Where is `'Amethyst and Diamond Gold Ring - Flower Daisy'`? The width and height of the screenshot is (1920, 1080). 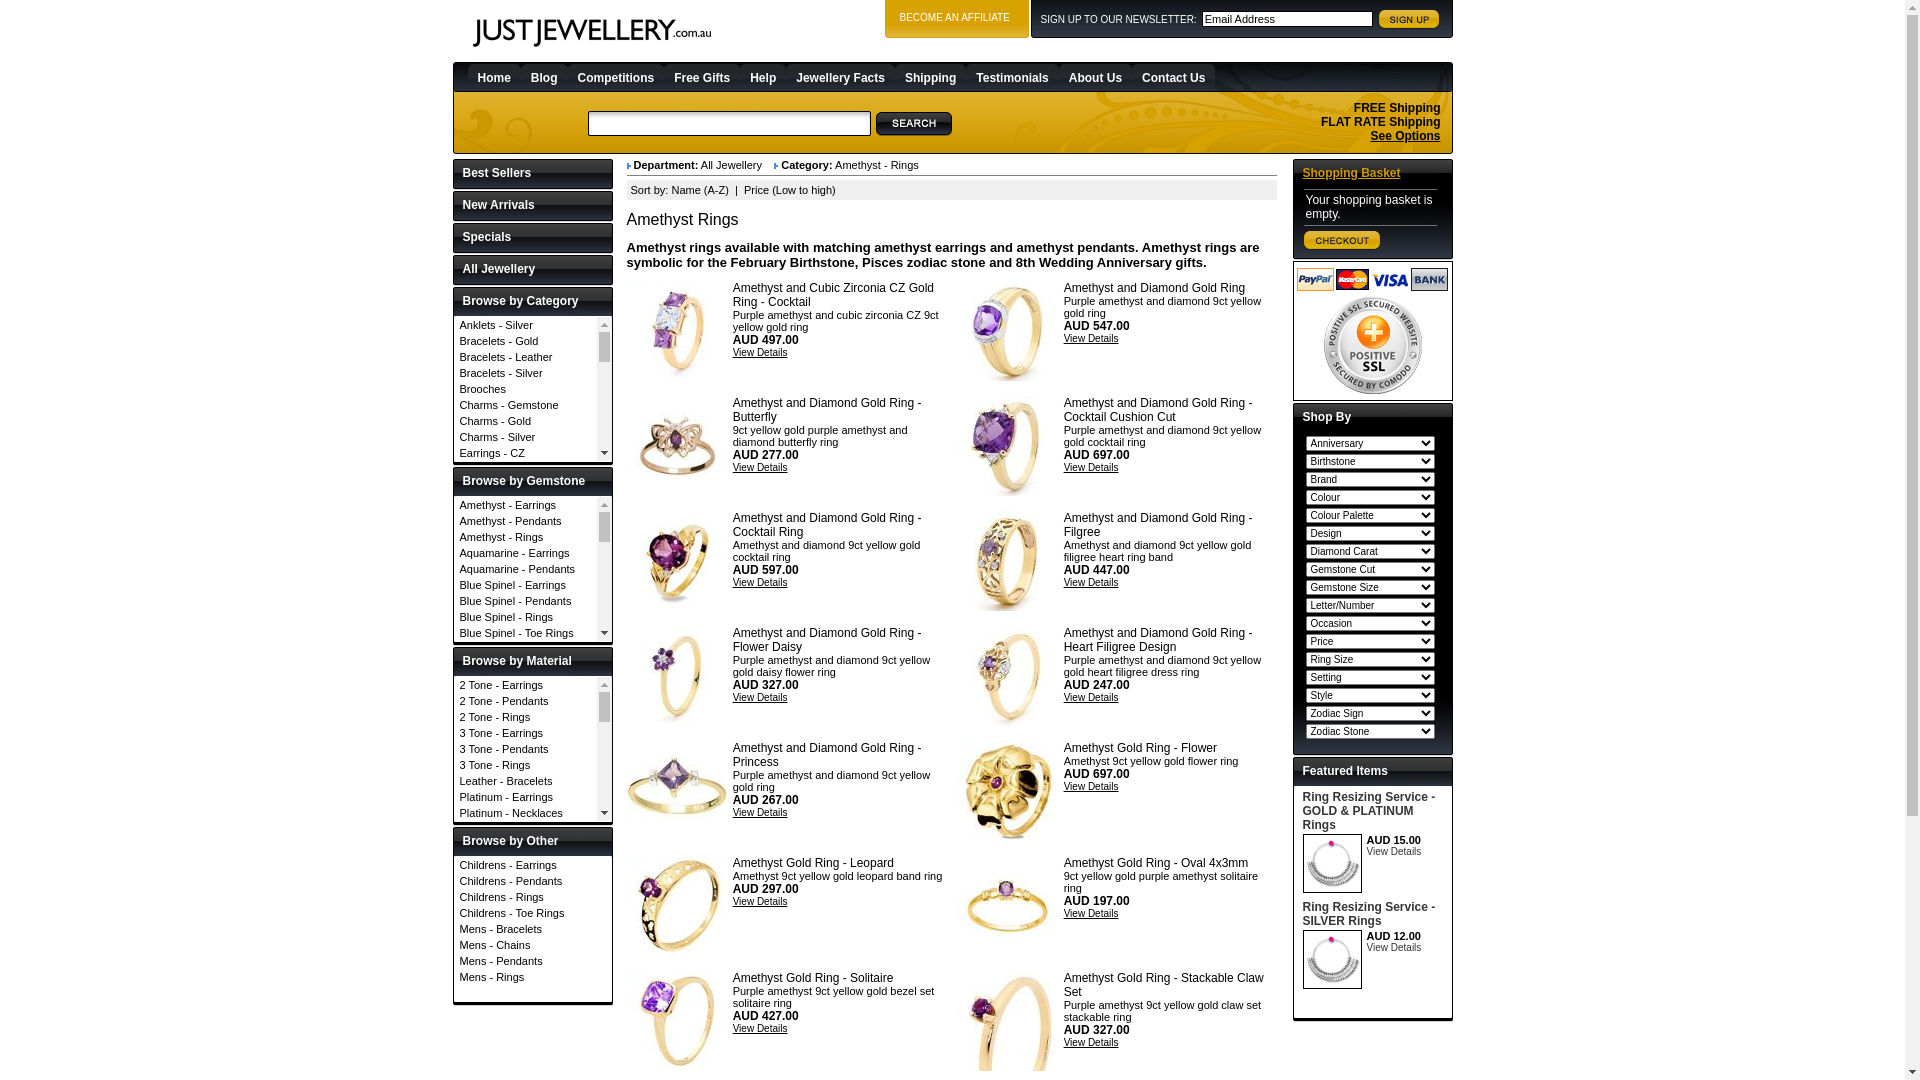
'Amethyst and Diamond Gold Ring - Flower Daisy' is located at coordinates (676, 675).